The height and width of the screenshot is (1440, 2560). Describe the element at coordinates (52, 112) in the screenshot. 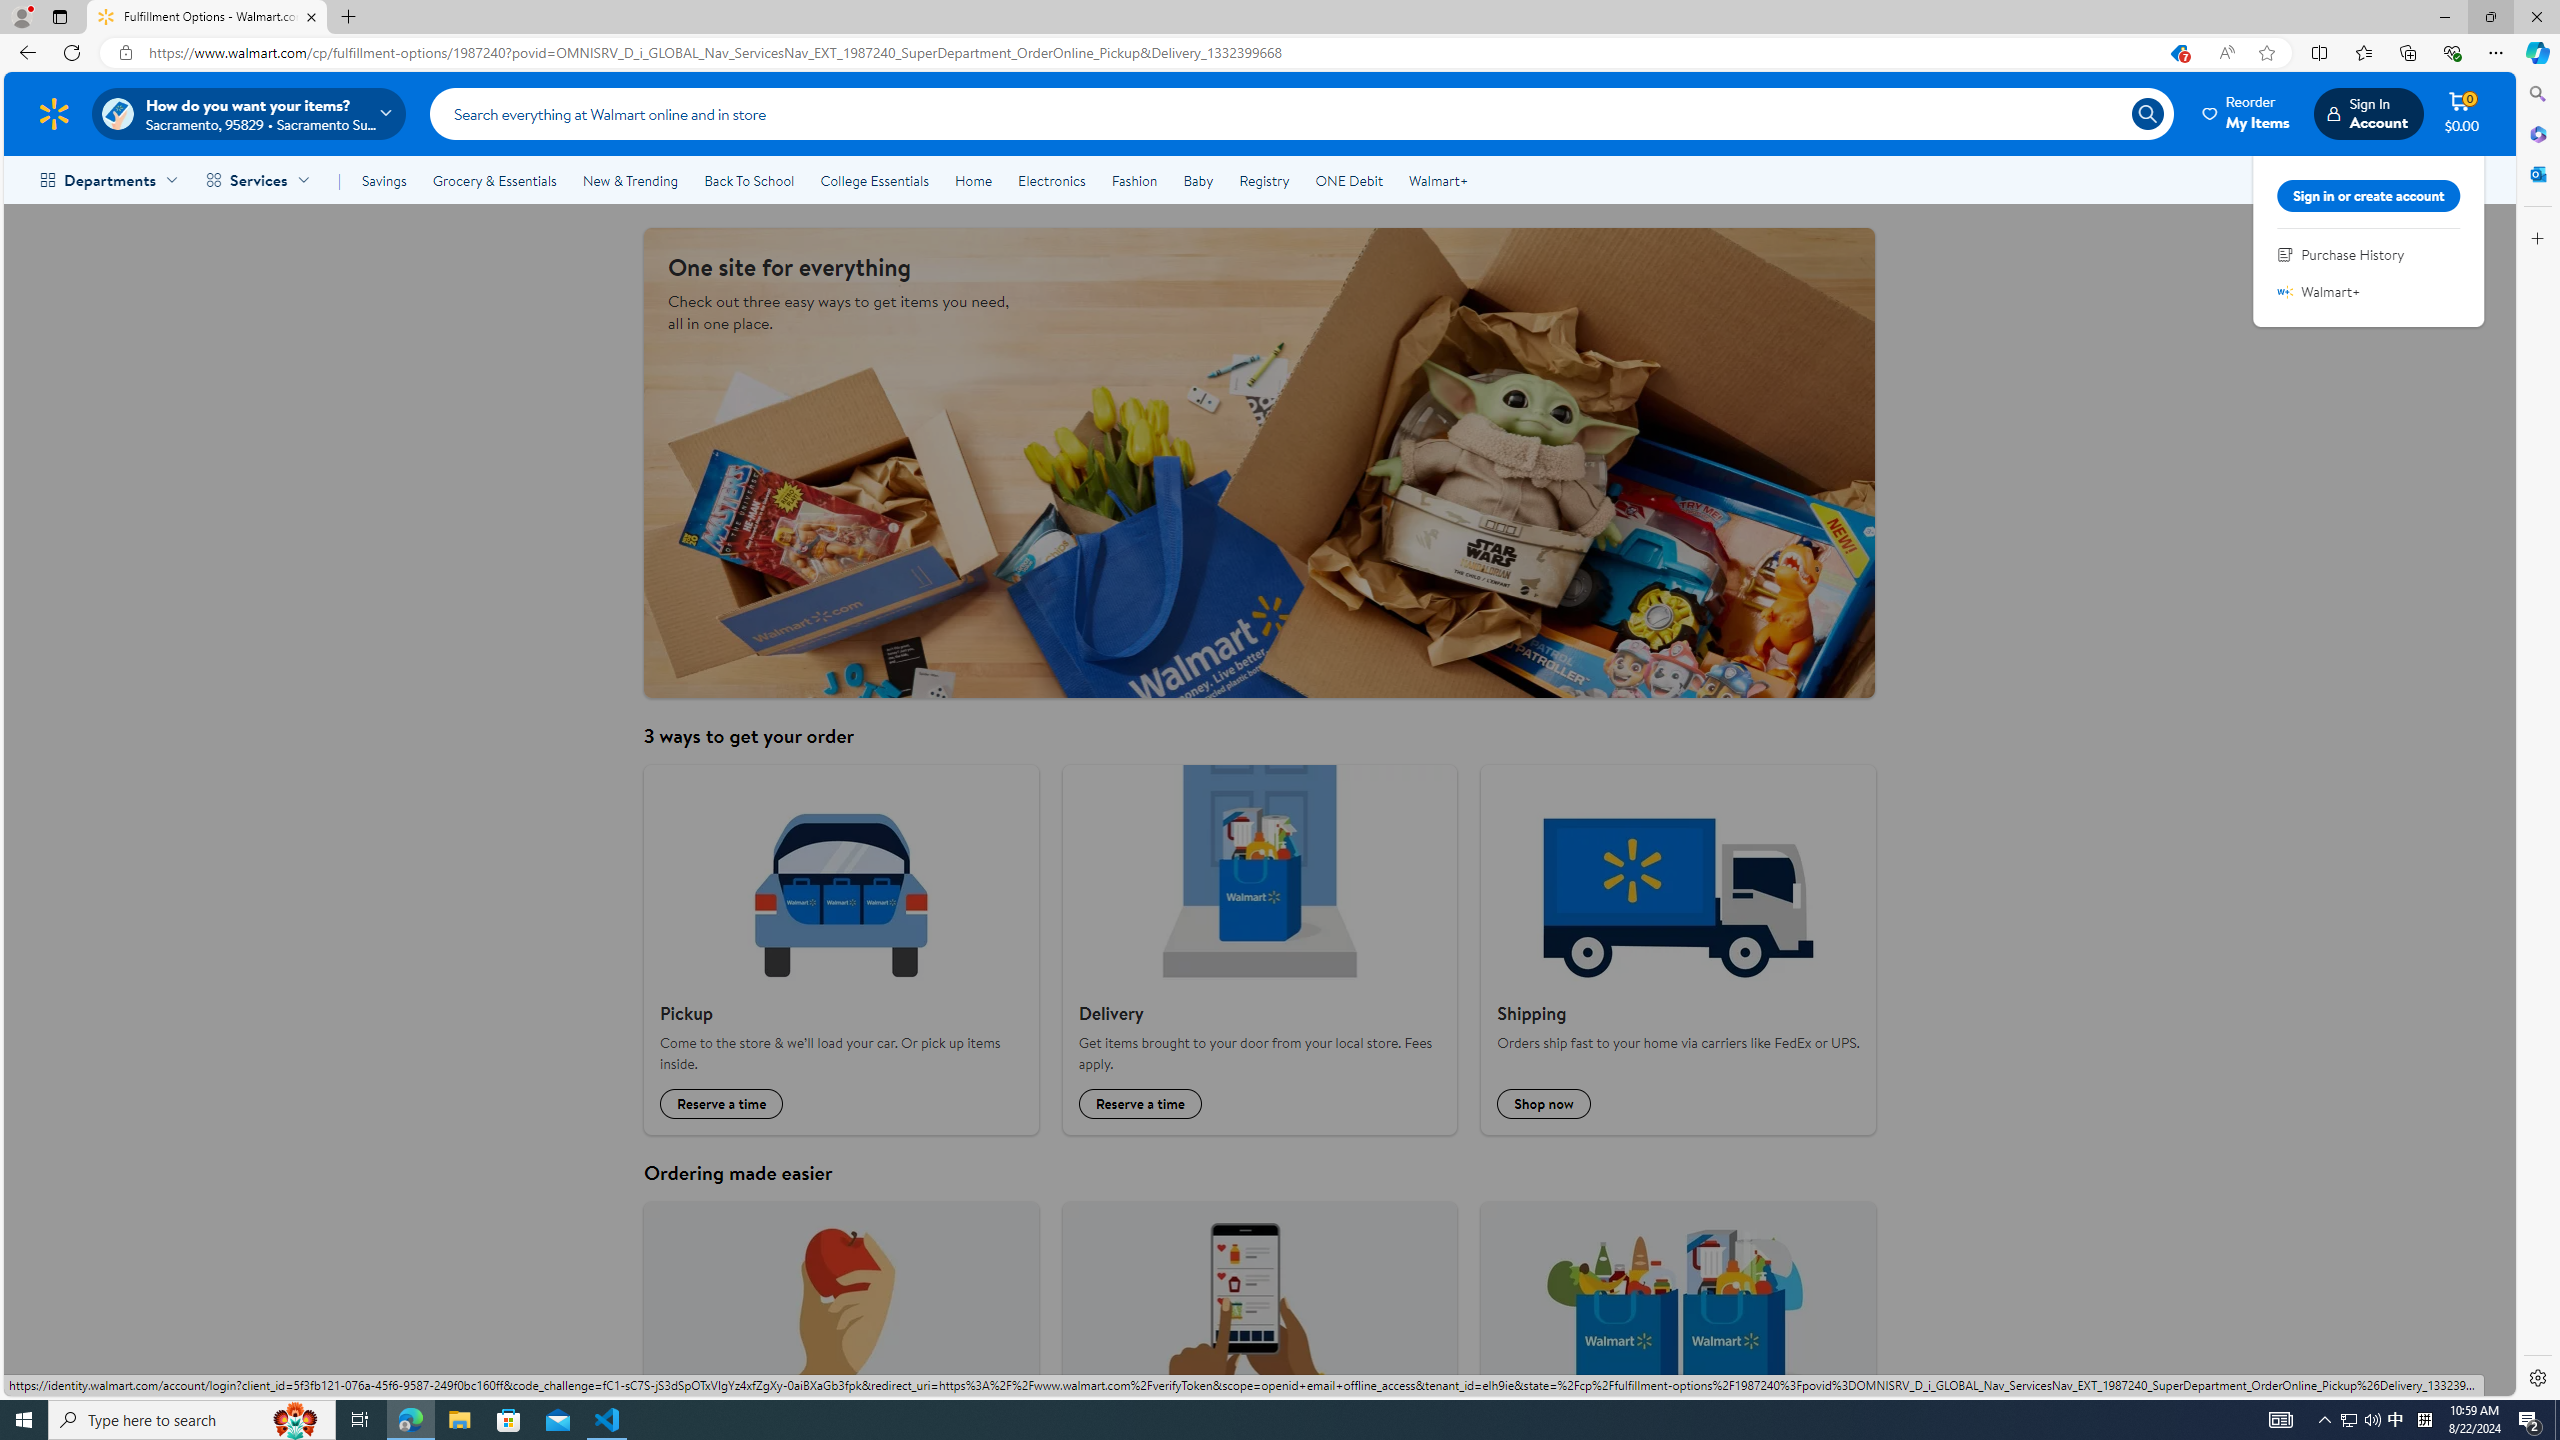

I see `'Walmart Homepage'` at that location.